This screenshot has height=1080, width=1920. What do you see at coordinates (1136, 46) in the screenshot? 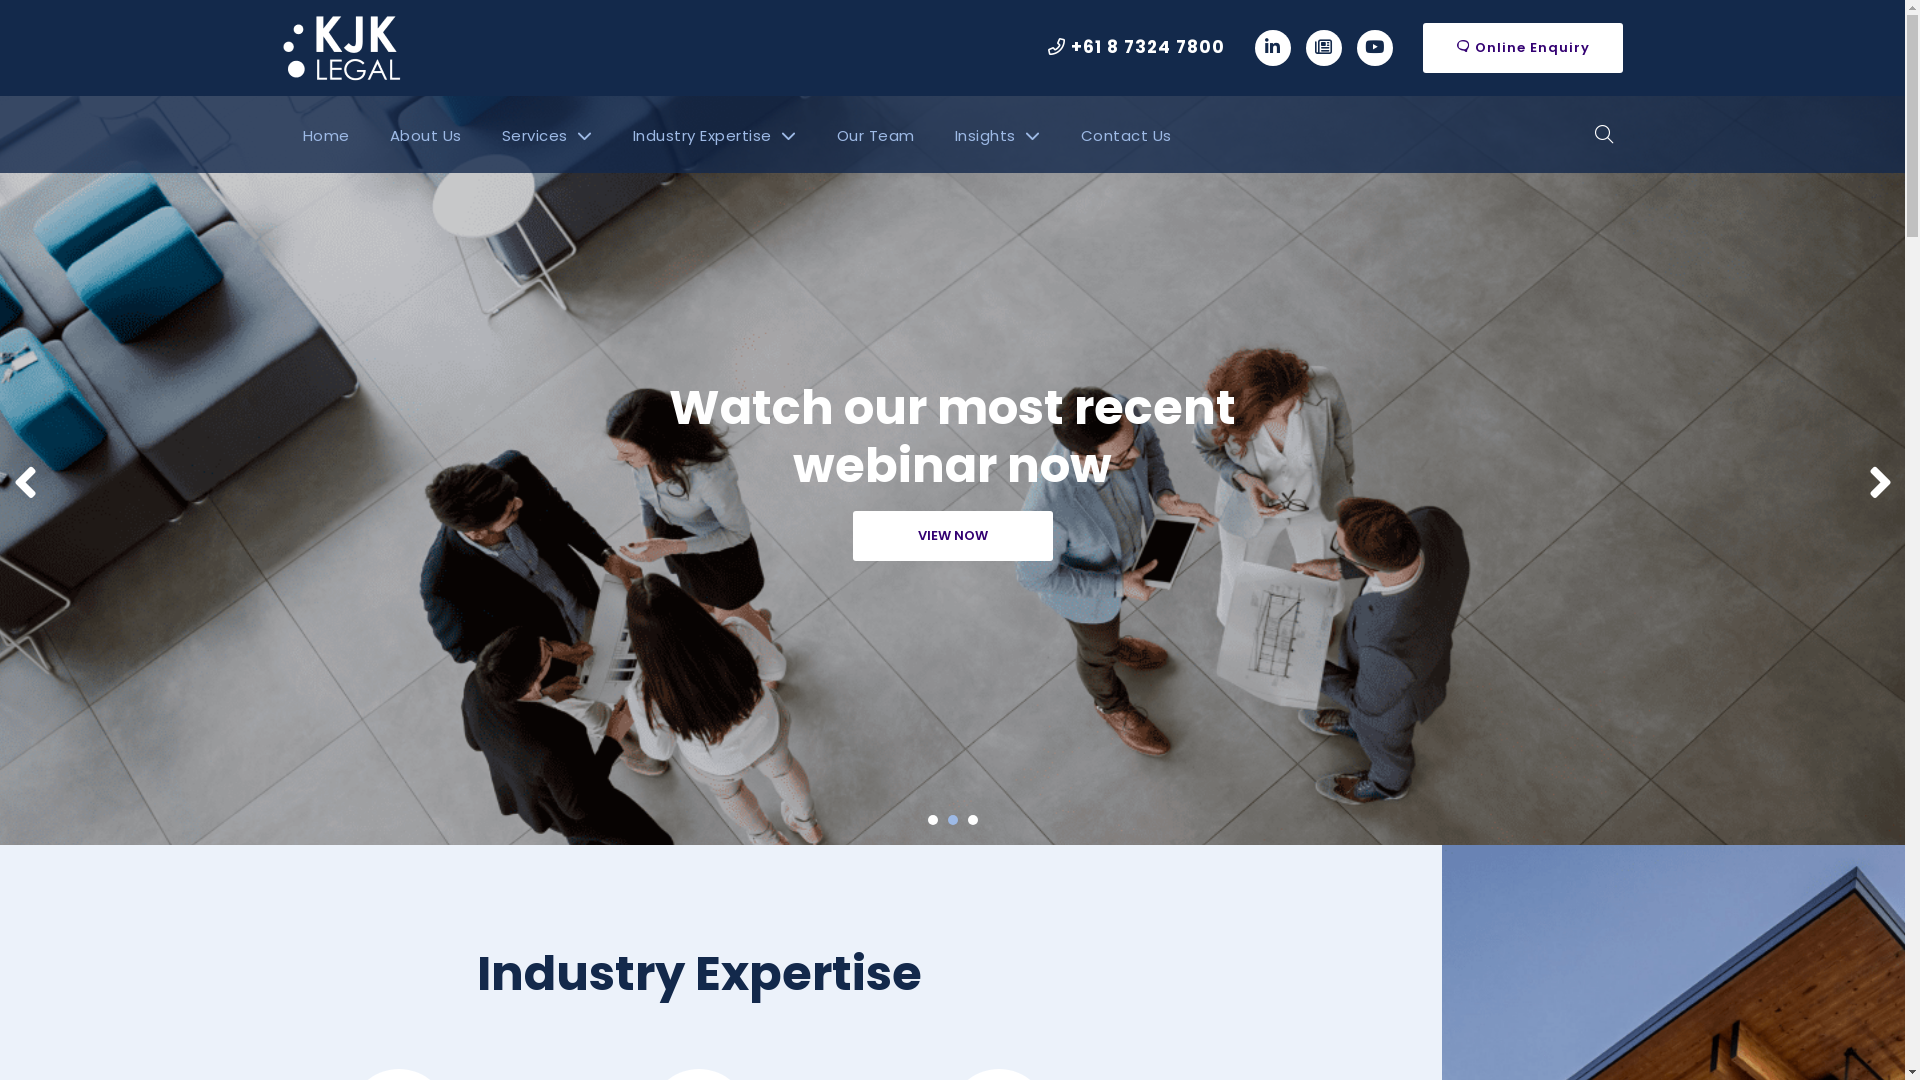
I see `'+61 8 7324 7800'` at bounding box center [1136, 46].